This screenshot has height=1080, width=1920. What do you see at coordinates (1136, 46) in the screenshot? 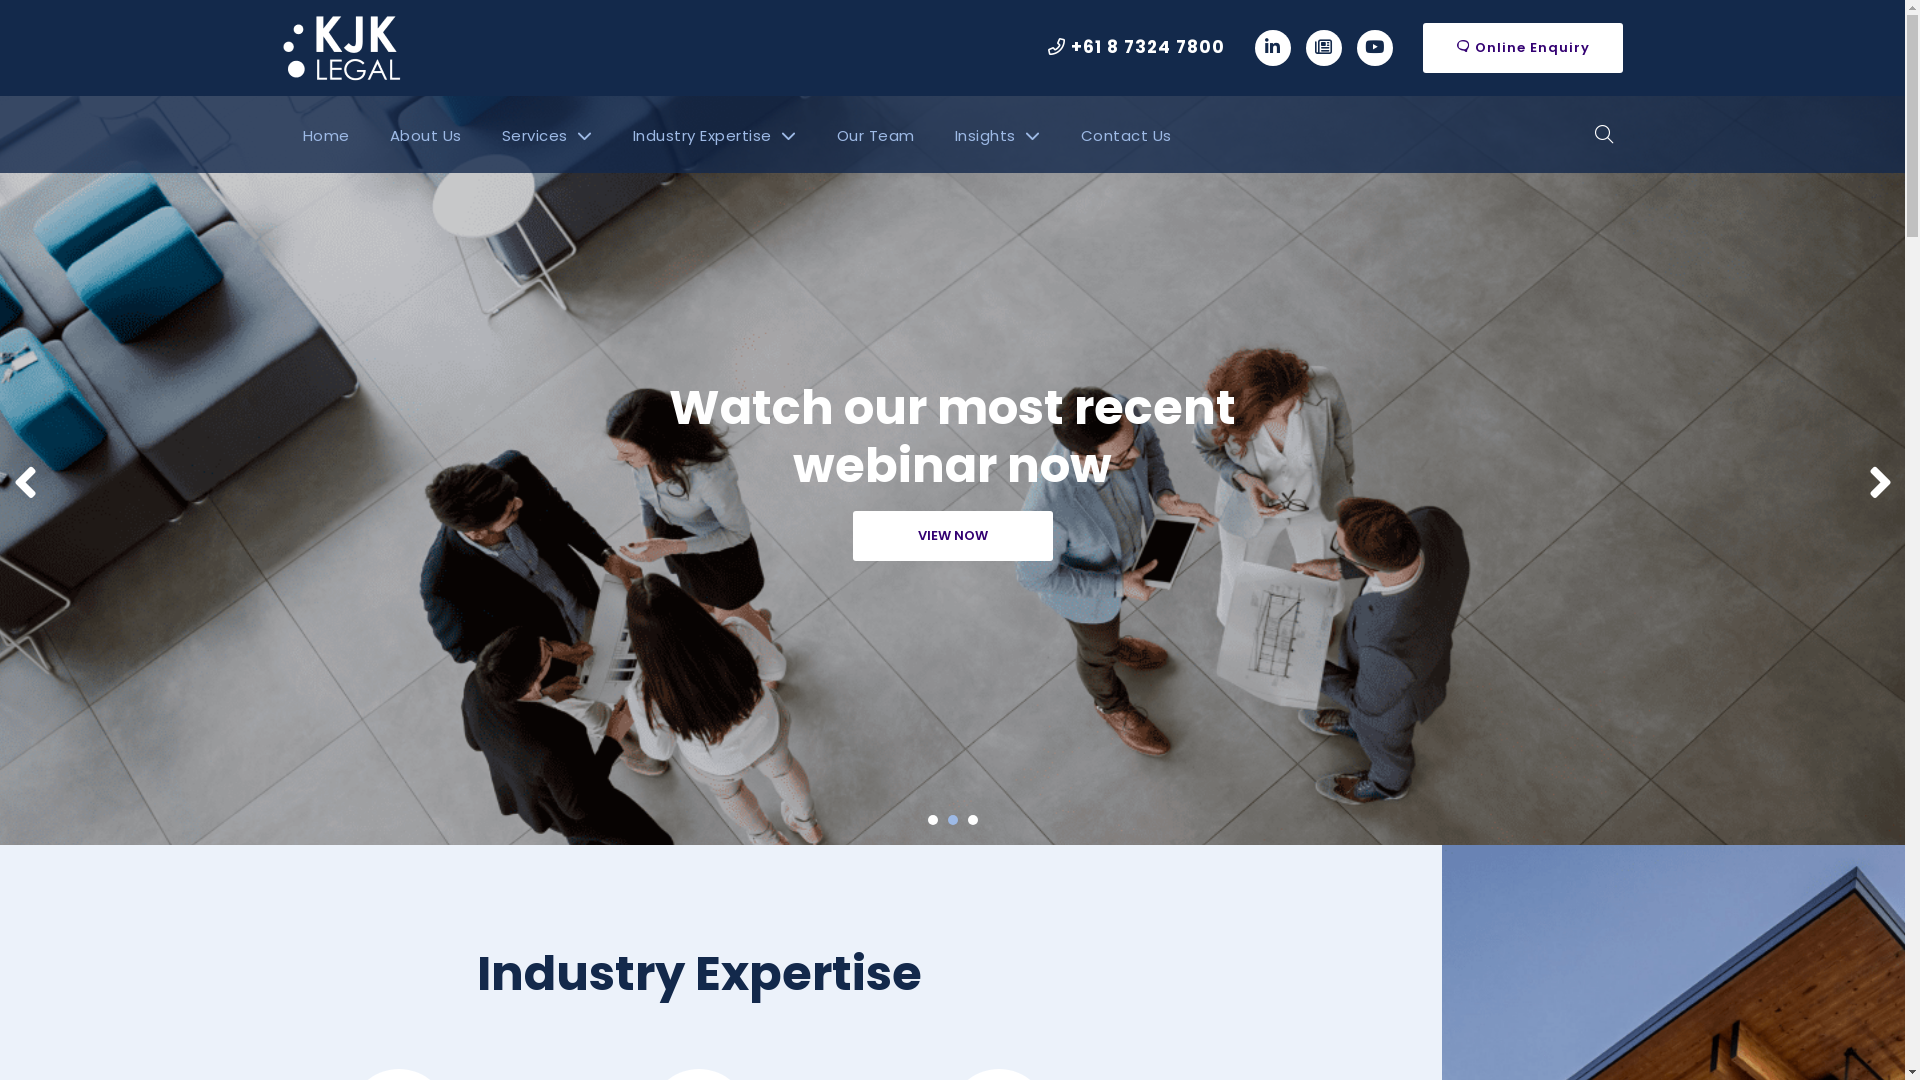
I see `'+61 8 7324 7800'` at bounding box center [1136, 46].